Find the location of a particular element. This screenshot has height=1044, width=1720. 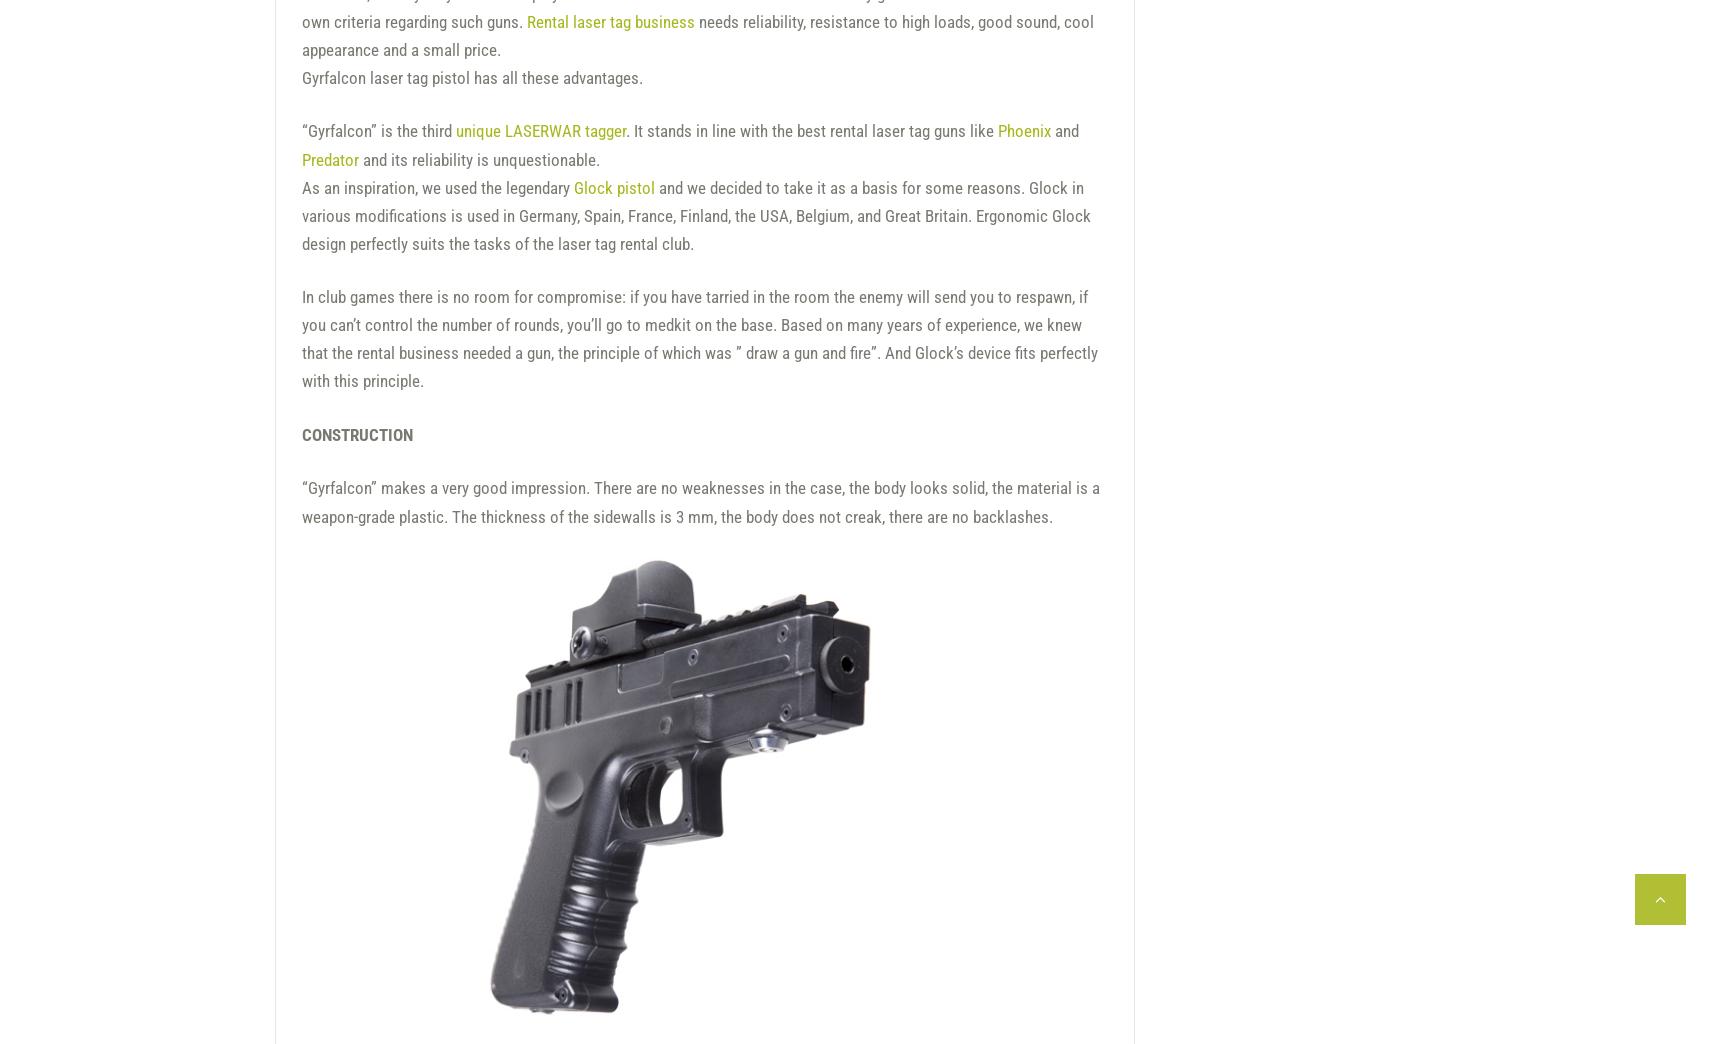

'and its reliability is unquestionable.' is located at coordinates (356, 158).